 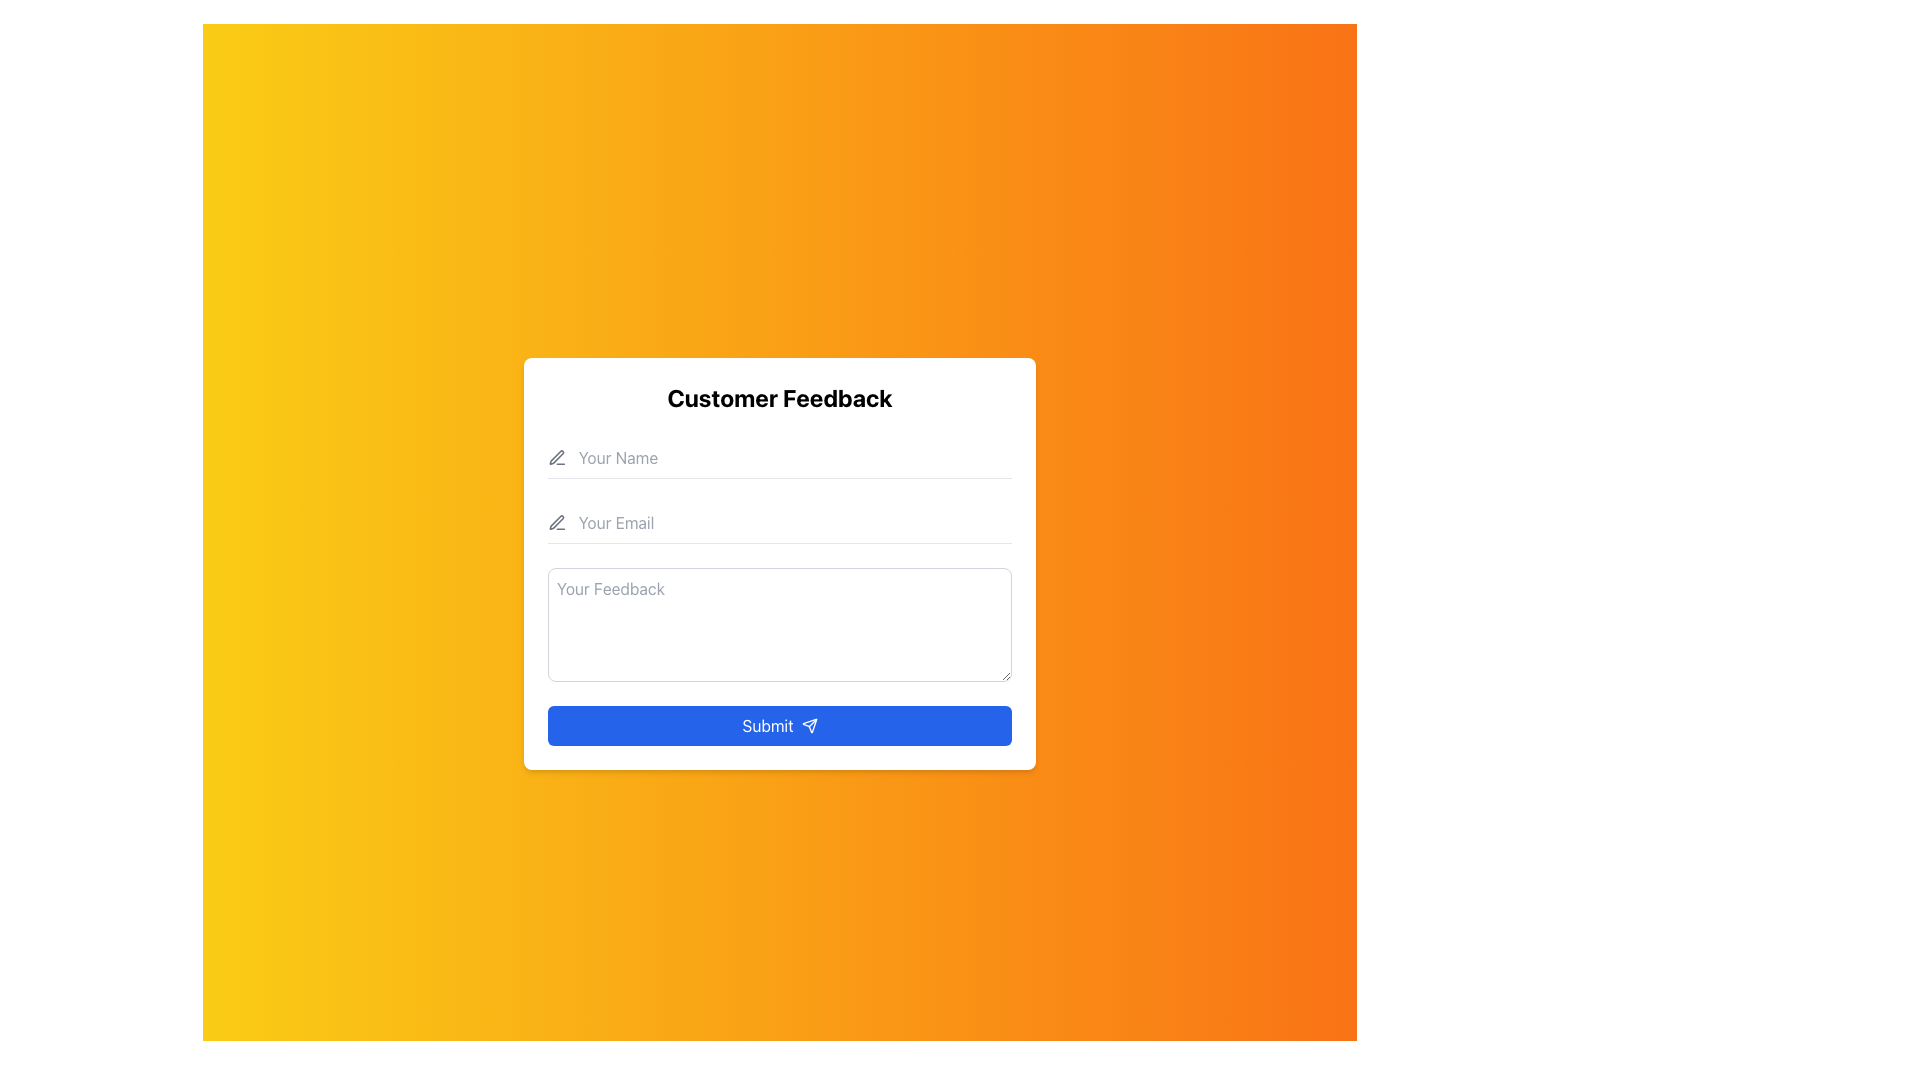 What do you see at coordinates (557, 522) in the screenshot?
I see `the decorative icon located at the top-left corner of the 'Your Email' input field` at bounding box center [557, 522].